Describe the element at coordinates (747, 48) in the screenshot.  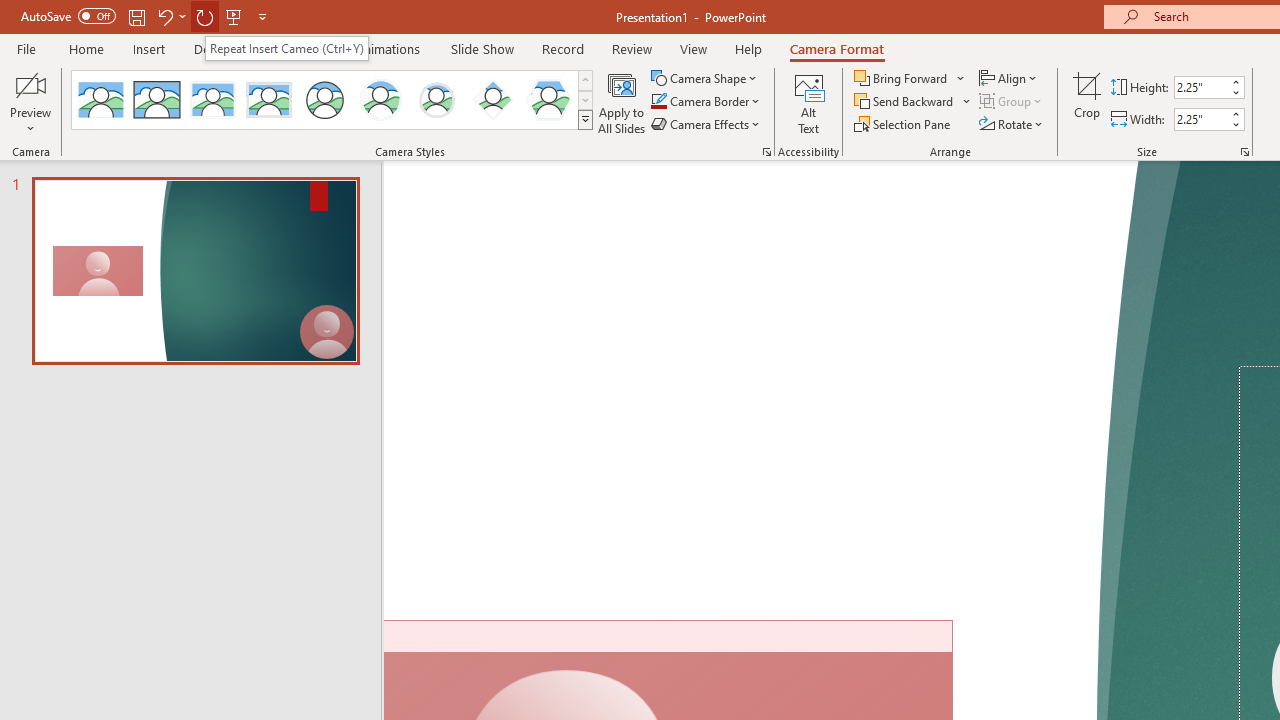
I see `'Help'` at that location.